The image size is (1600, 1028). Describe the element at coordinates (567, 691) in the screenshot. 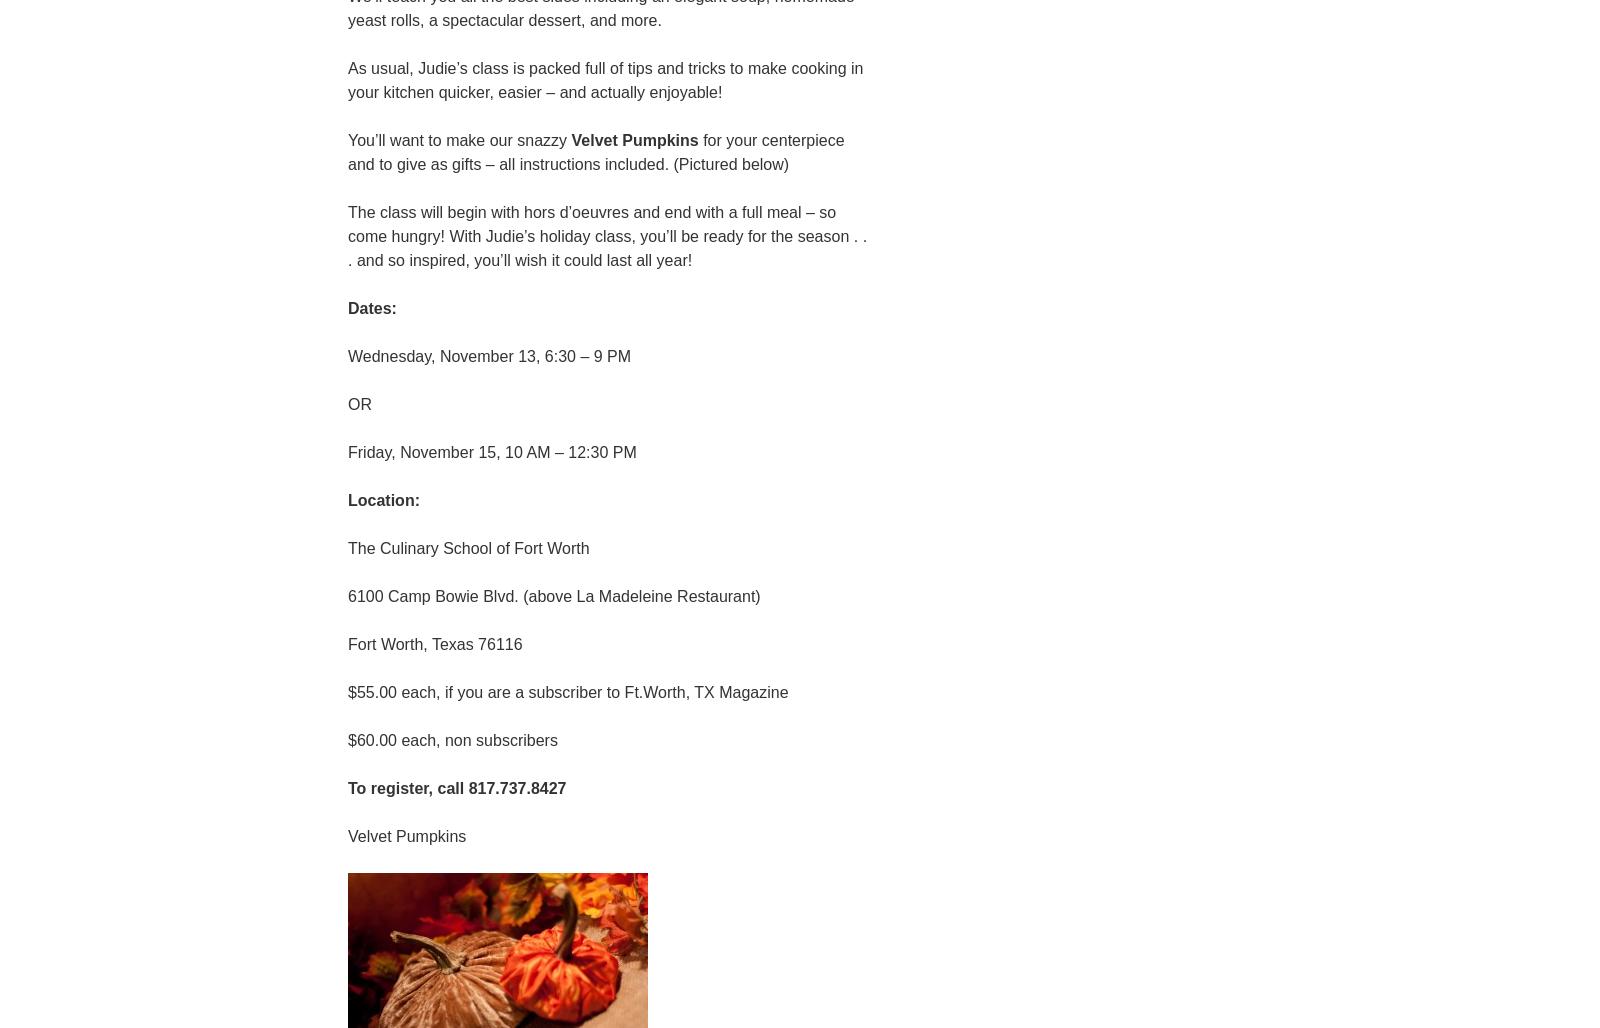

I see `'$55.00 each, if you are a subscriber to Ft.Worth, TX Magazine'` at that location.